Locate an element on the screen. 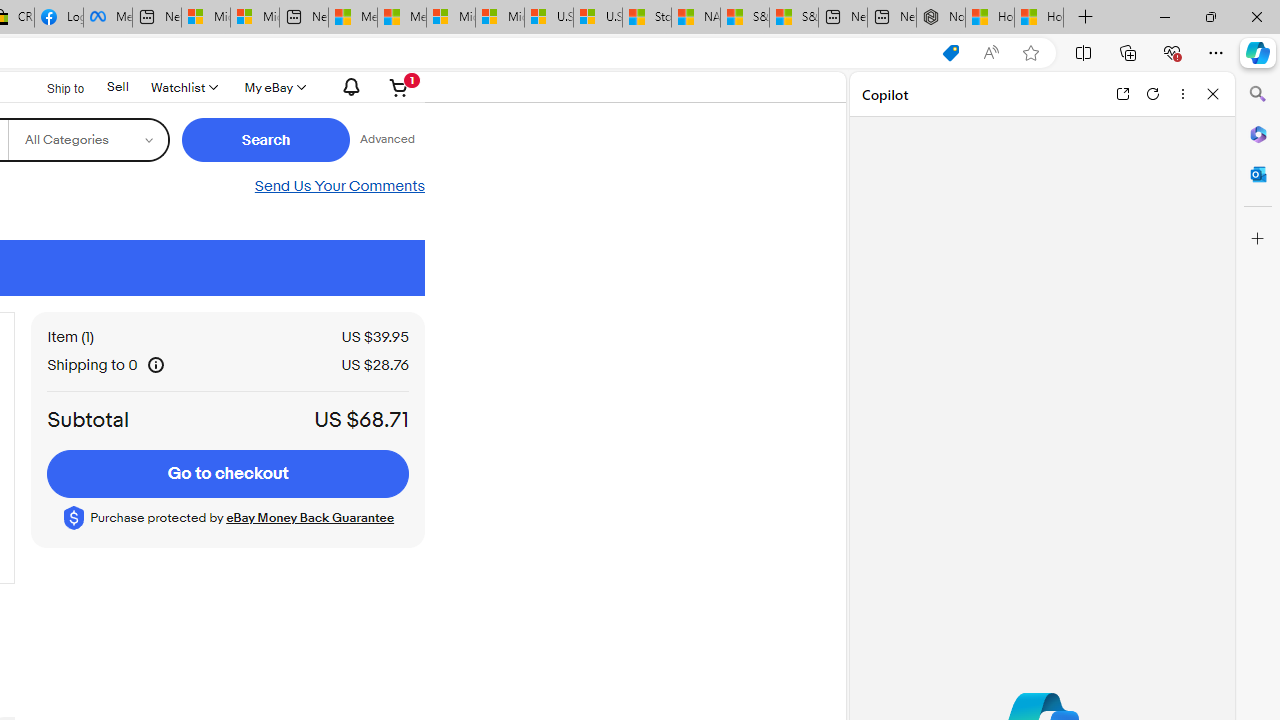 This screenshot has width=1280, height=720. 'S&P 500, Nasdaq end lower, weighed by Nvidia dip | Watch' is located at coordinates (793, 17).